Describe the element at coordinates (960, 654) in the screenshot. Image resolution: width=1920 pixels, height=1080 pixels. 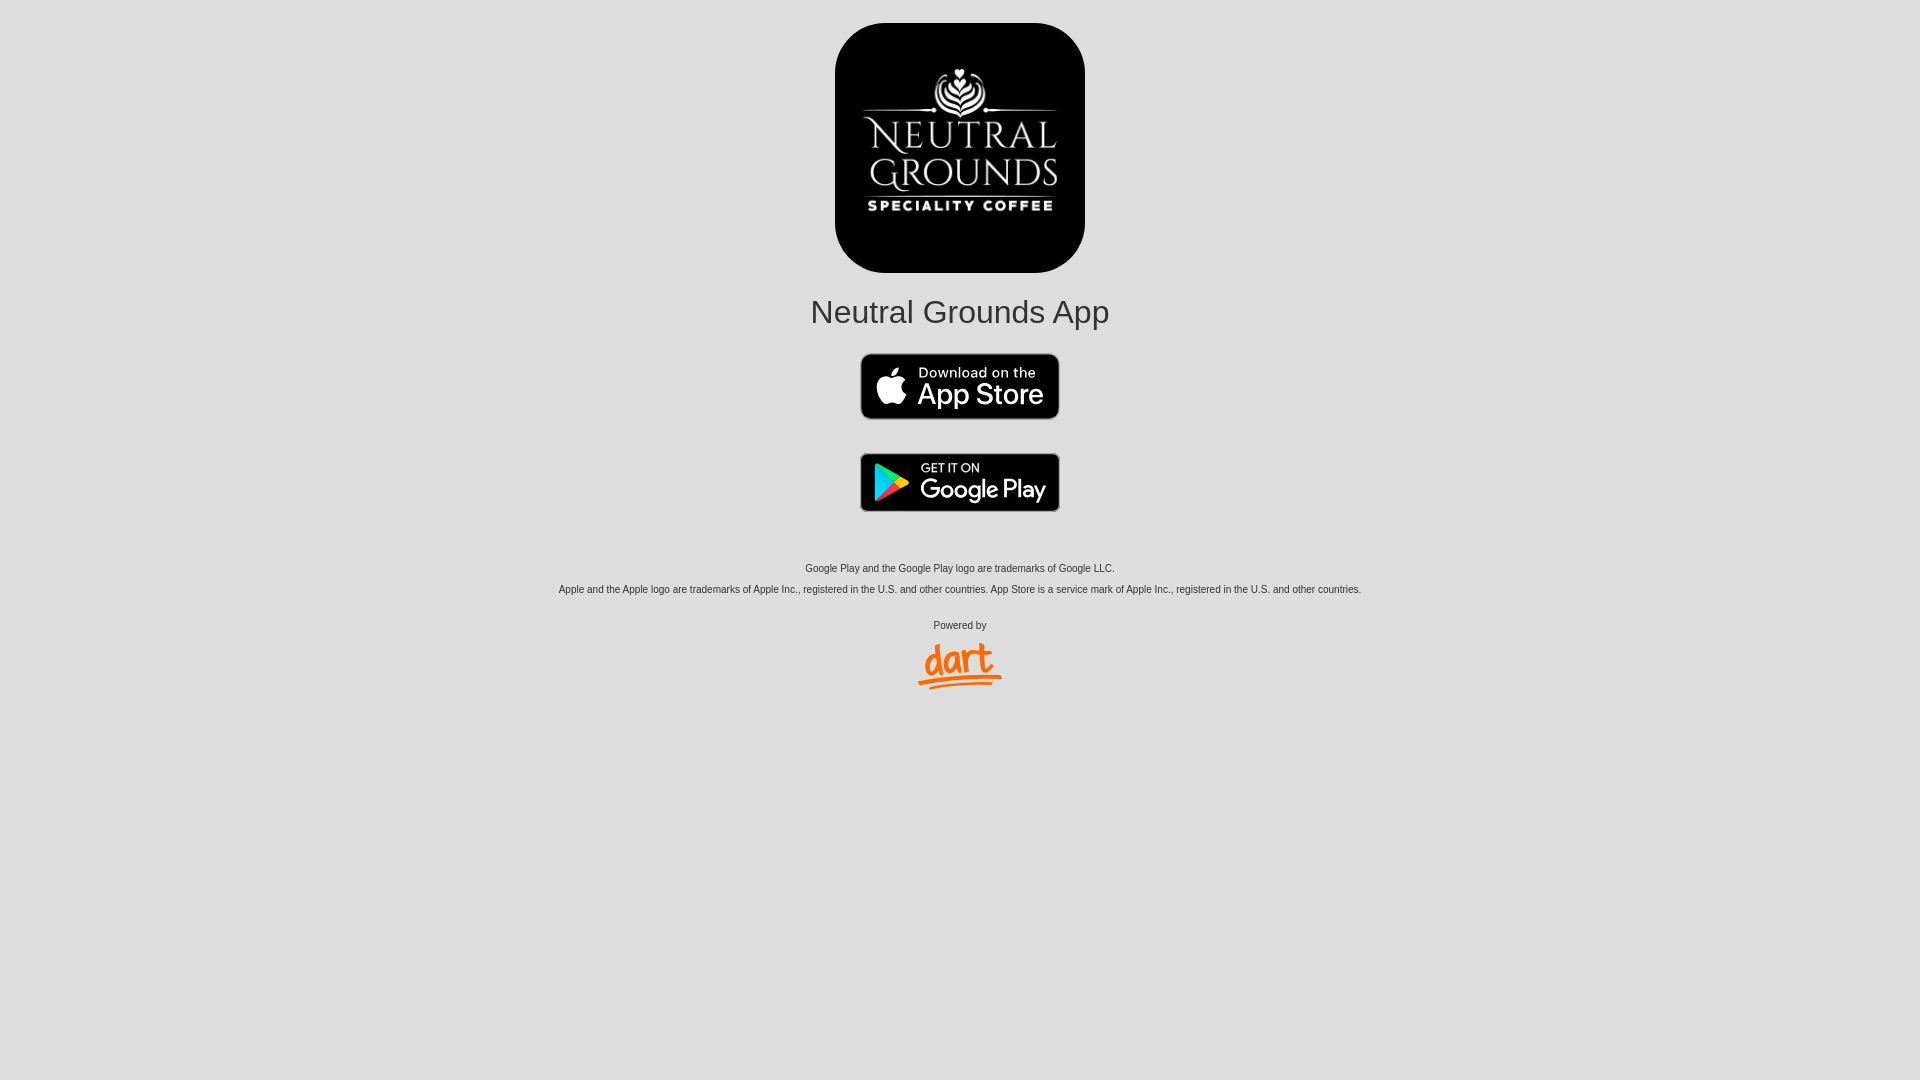
I see `'Powered by'` at that location.